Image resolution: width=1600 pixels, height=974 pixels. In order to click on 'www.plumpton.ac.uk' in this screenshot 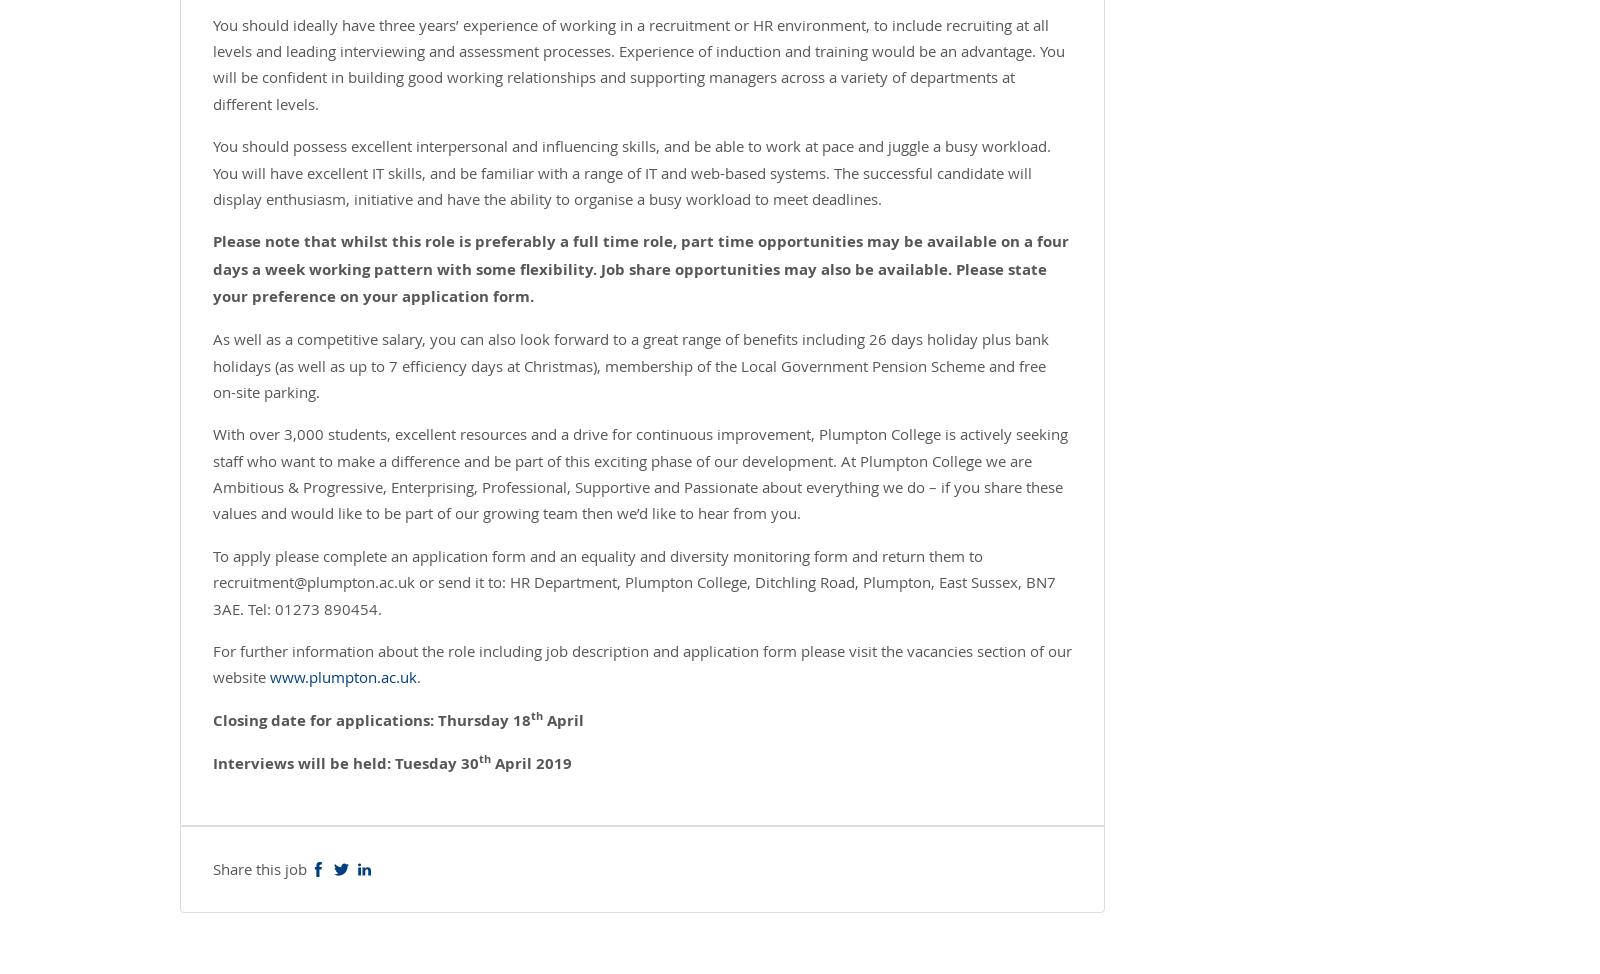, I will do `click(343, 677)`.